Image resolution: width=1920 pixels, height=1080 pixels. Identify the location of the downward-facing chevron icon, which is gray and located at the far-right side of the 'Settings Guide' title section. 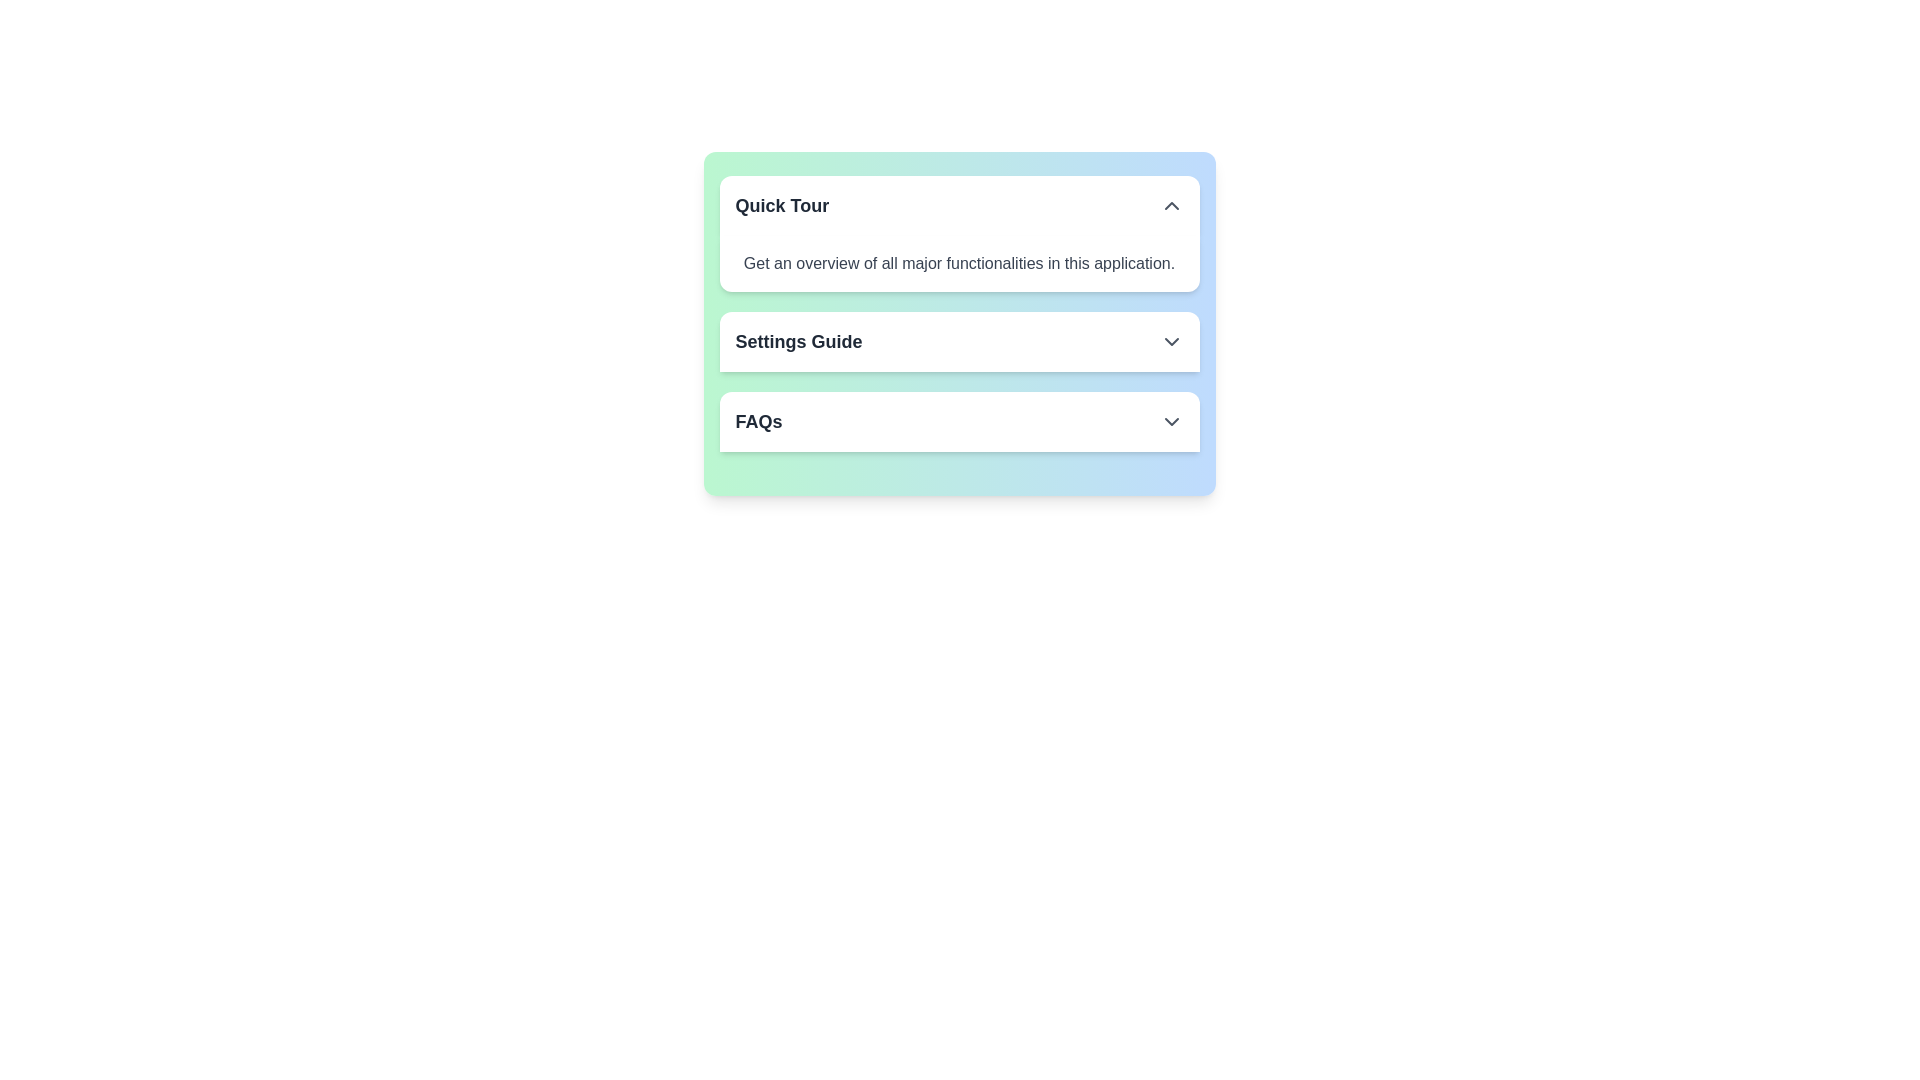
(1171, 341).